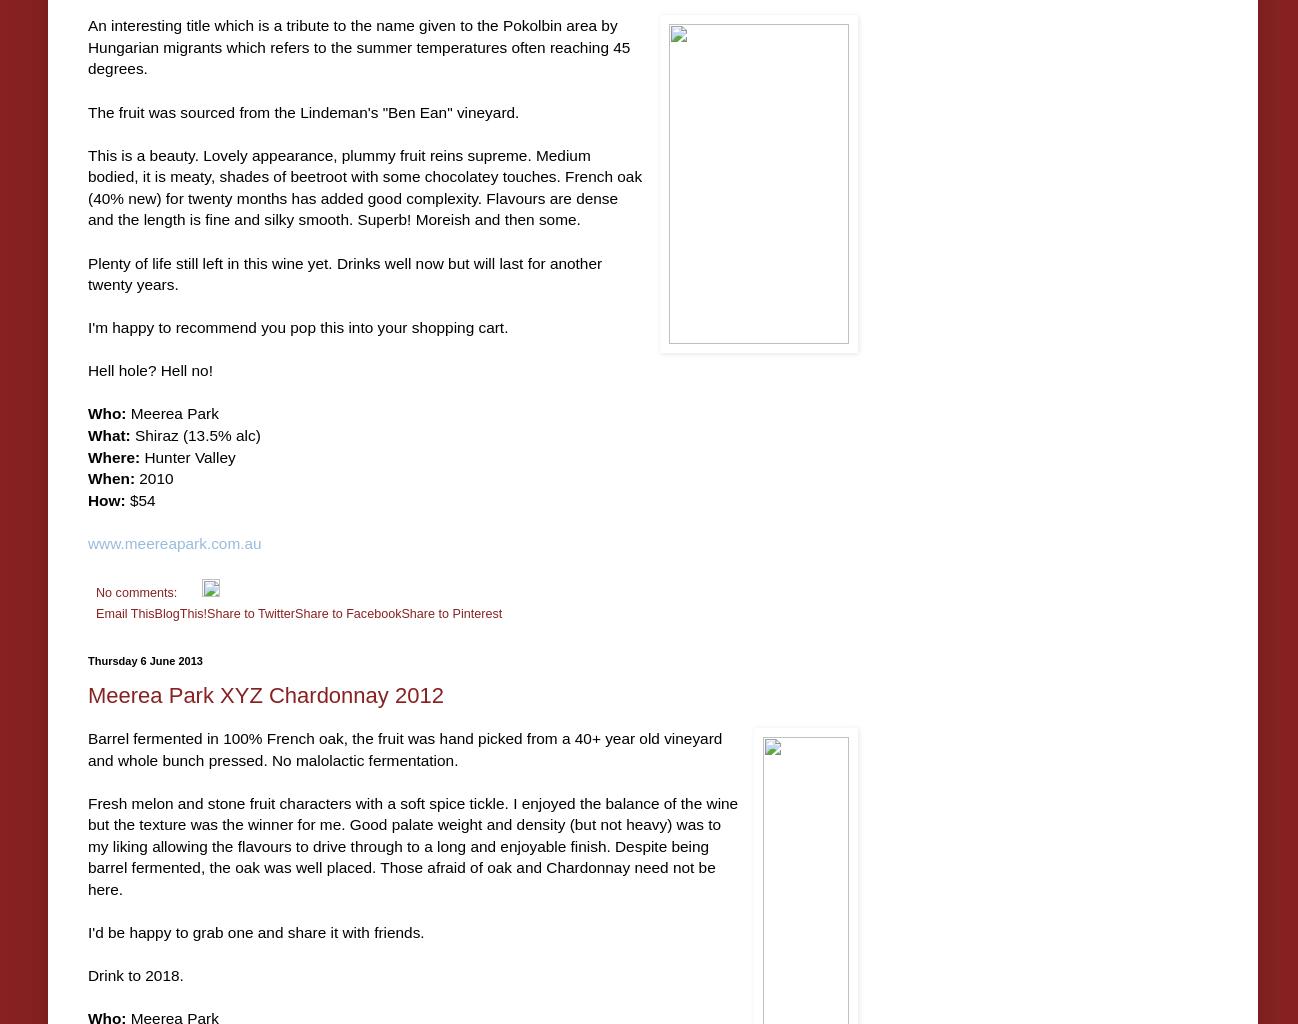 The width and height of the screenshot is (1298, 1024). What do you see at coordinates (359, 46) in the screenshot?
I see `'An interesting title which is a tribute to the name given to the Pokolbin area by Hungarian migrants which refers to the summer temperatures often reaching 45 degrees.'` at bounding box center [359, 46].